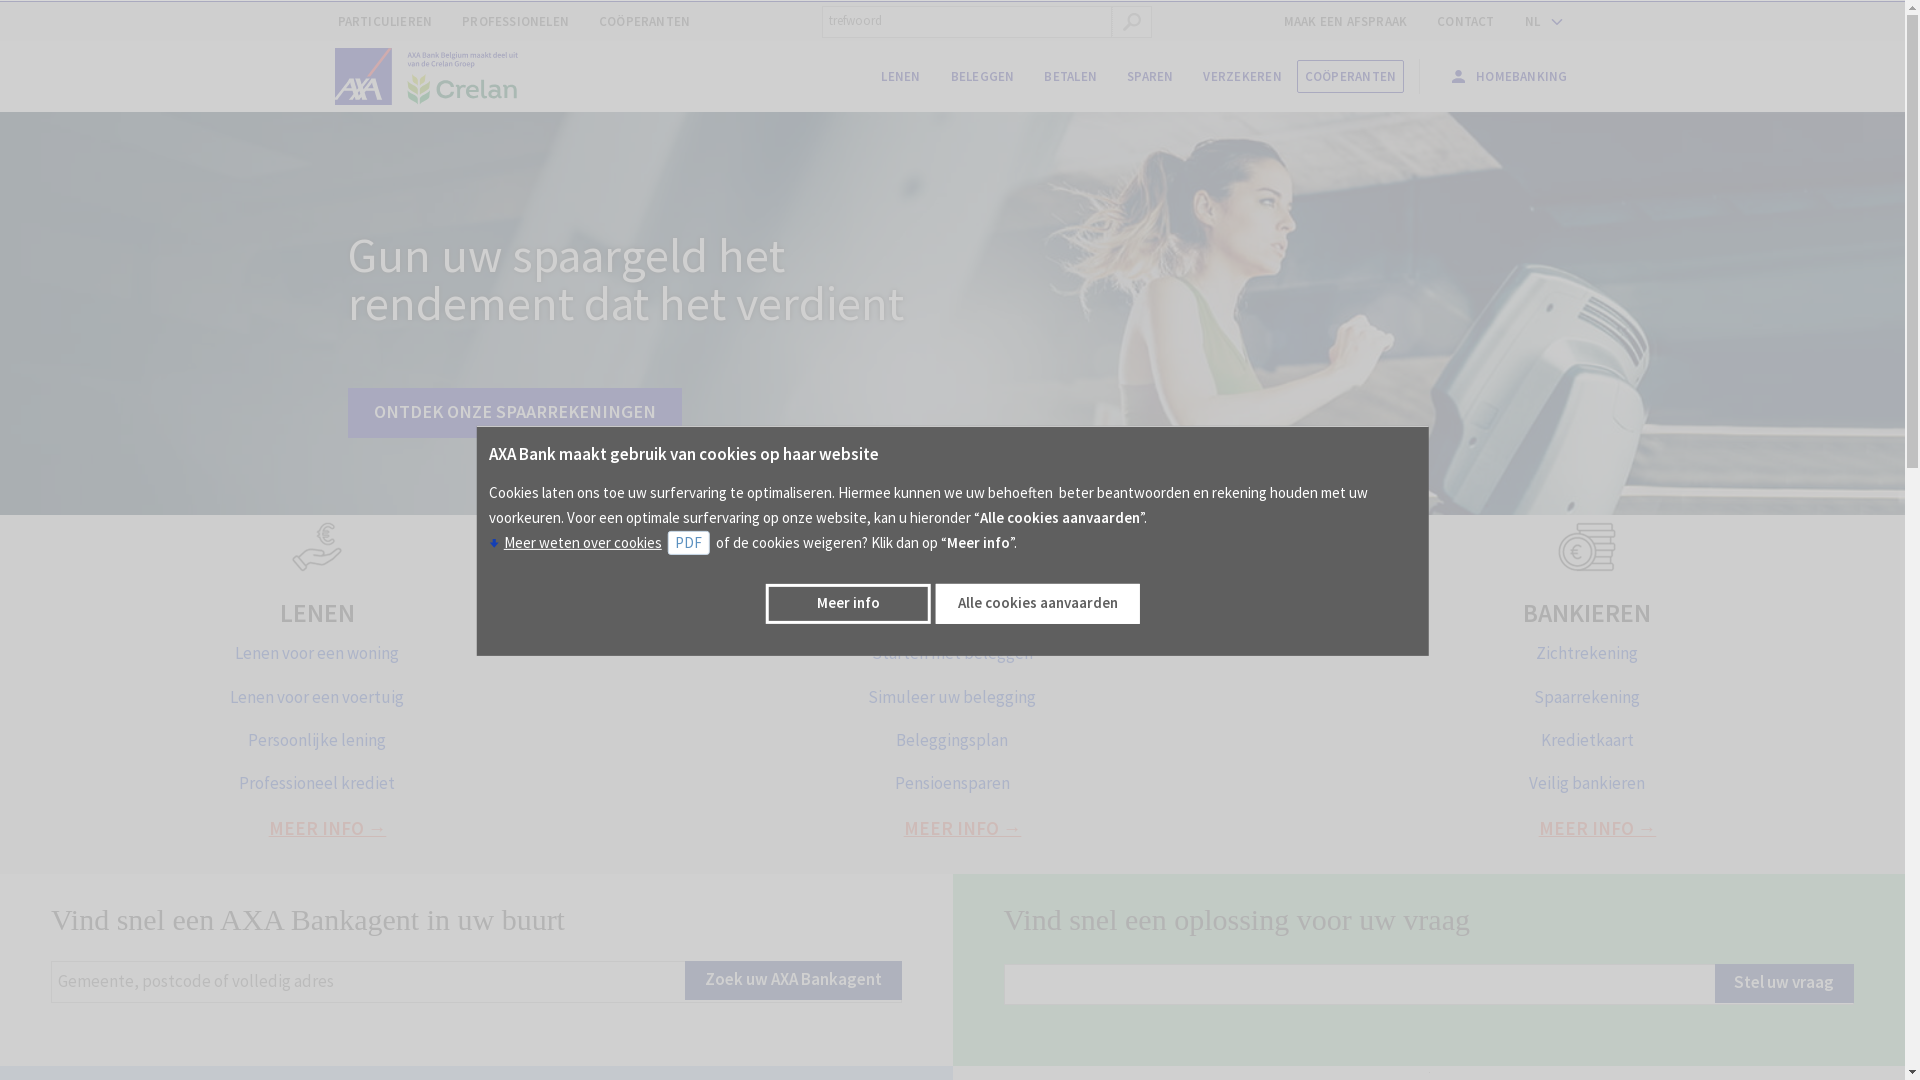 This screenshot has width=1920, height=1080. I want to click on 'CONTACT', so click(1465, 21).